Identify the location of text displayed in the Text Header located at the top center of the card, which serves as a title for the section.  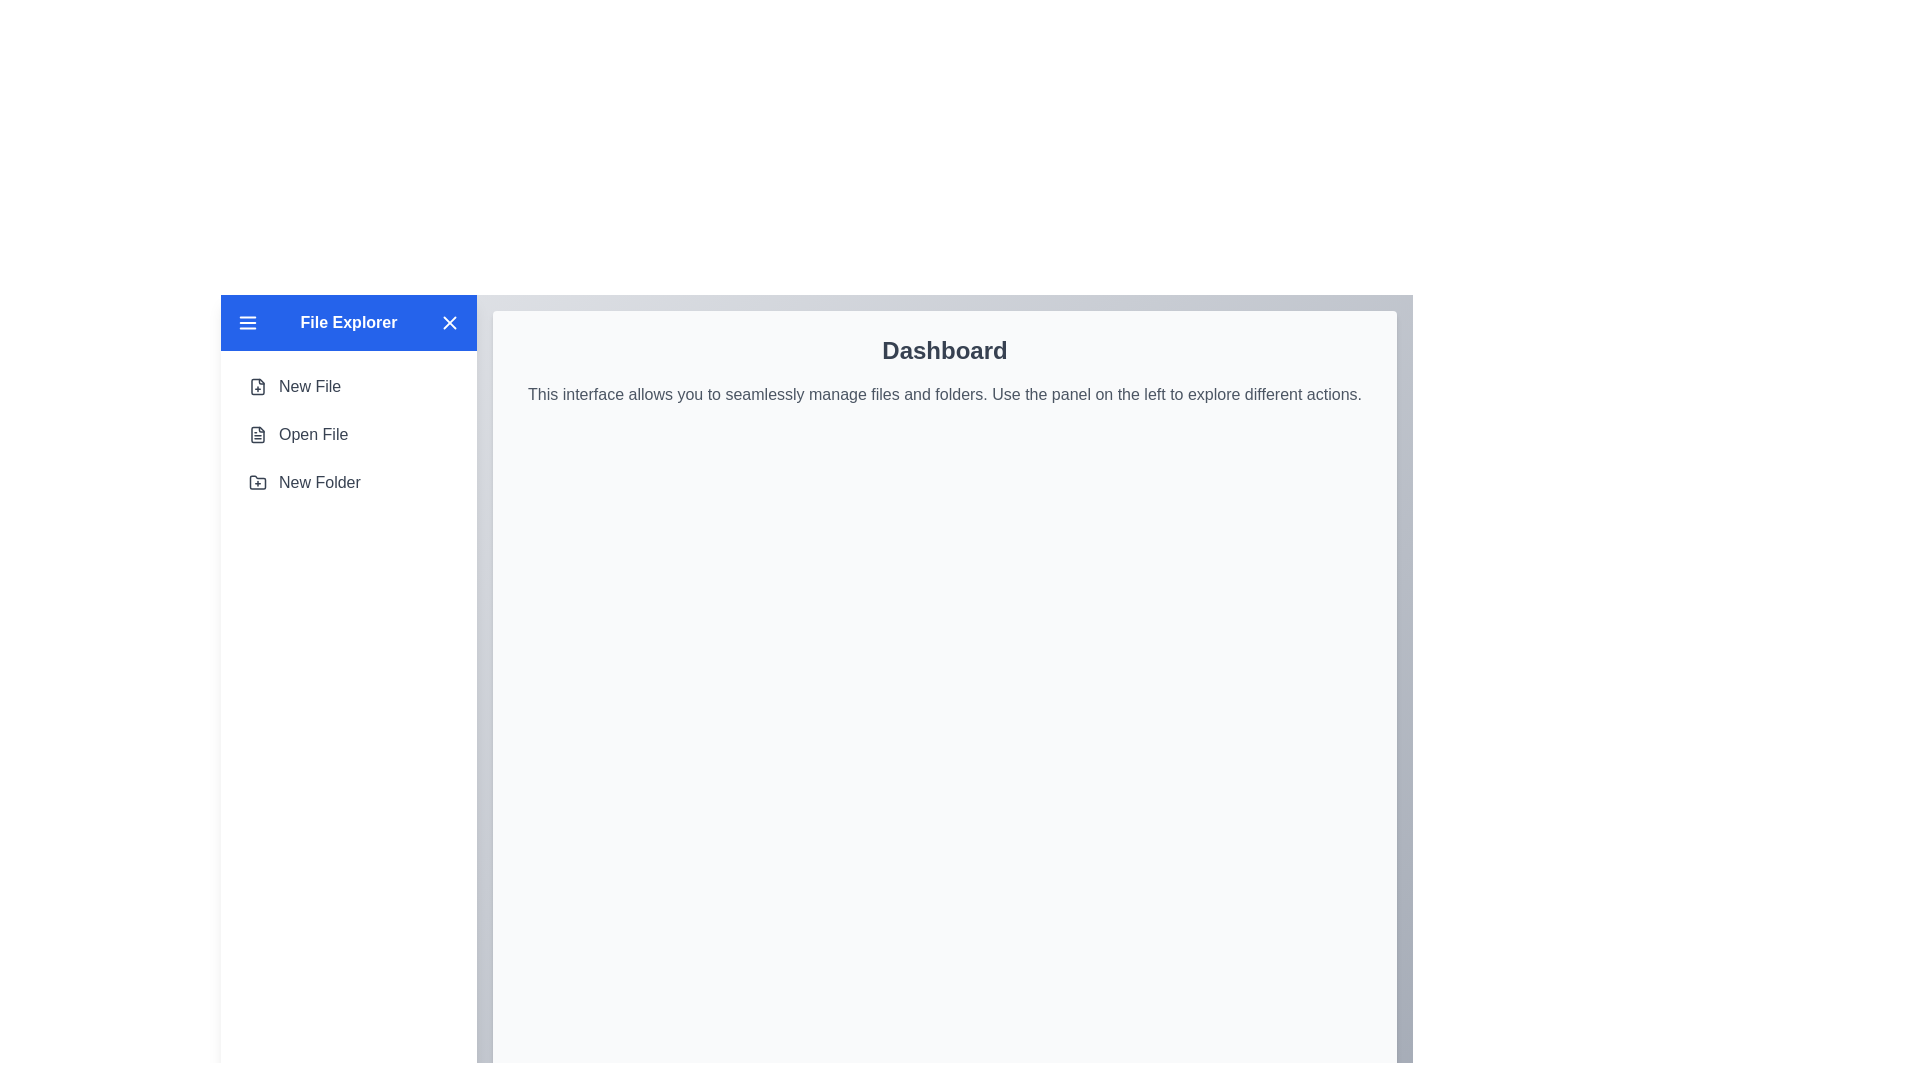
(944, 350).